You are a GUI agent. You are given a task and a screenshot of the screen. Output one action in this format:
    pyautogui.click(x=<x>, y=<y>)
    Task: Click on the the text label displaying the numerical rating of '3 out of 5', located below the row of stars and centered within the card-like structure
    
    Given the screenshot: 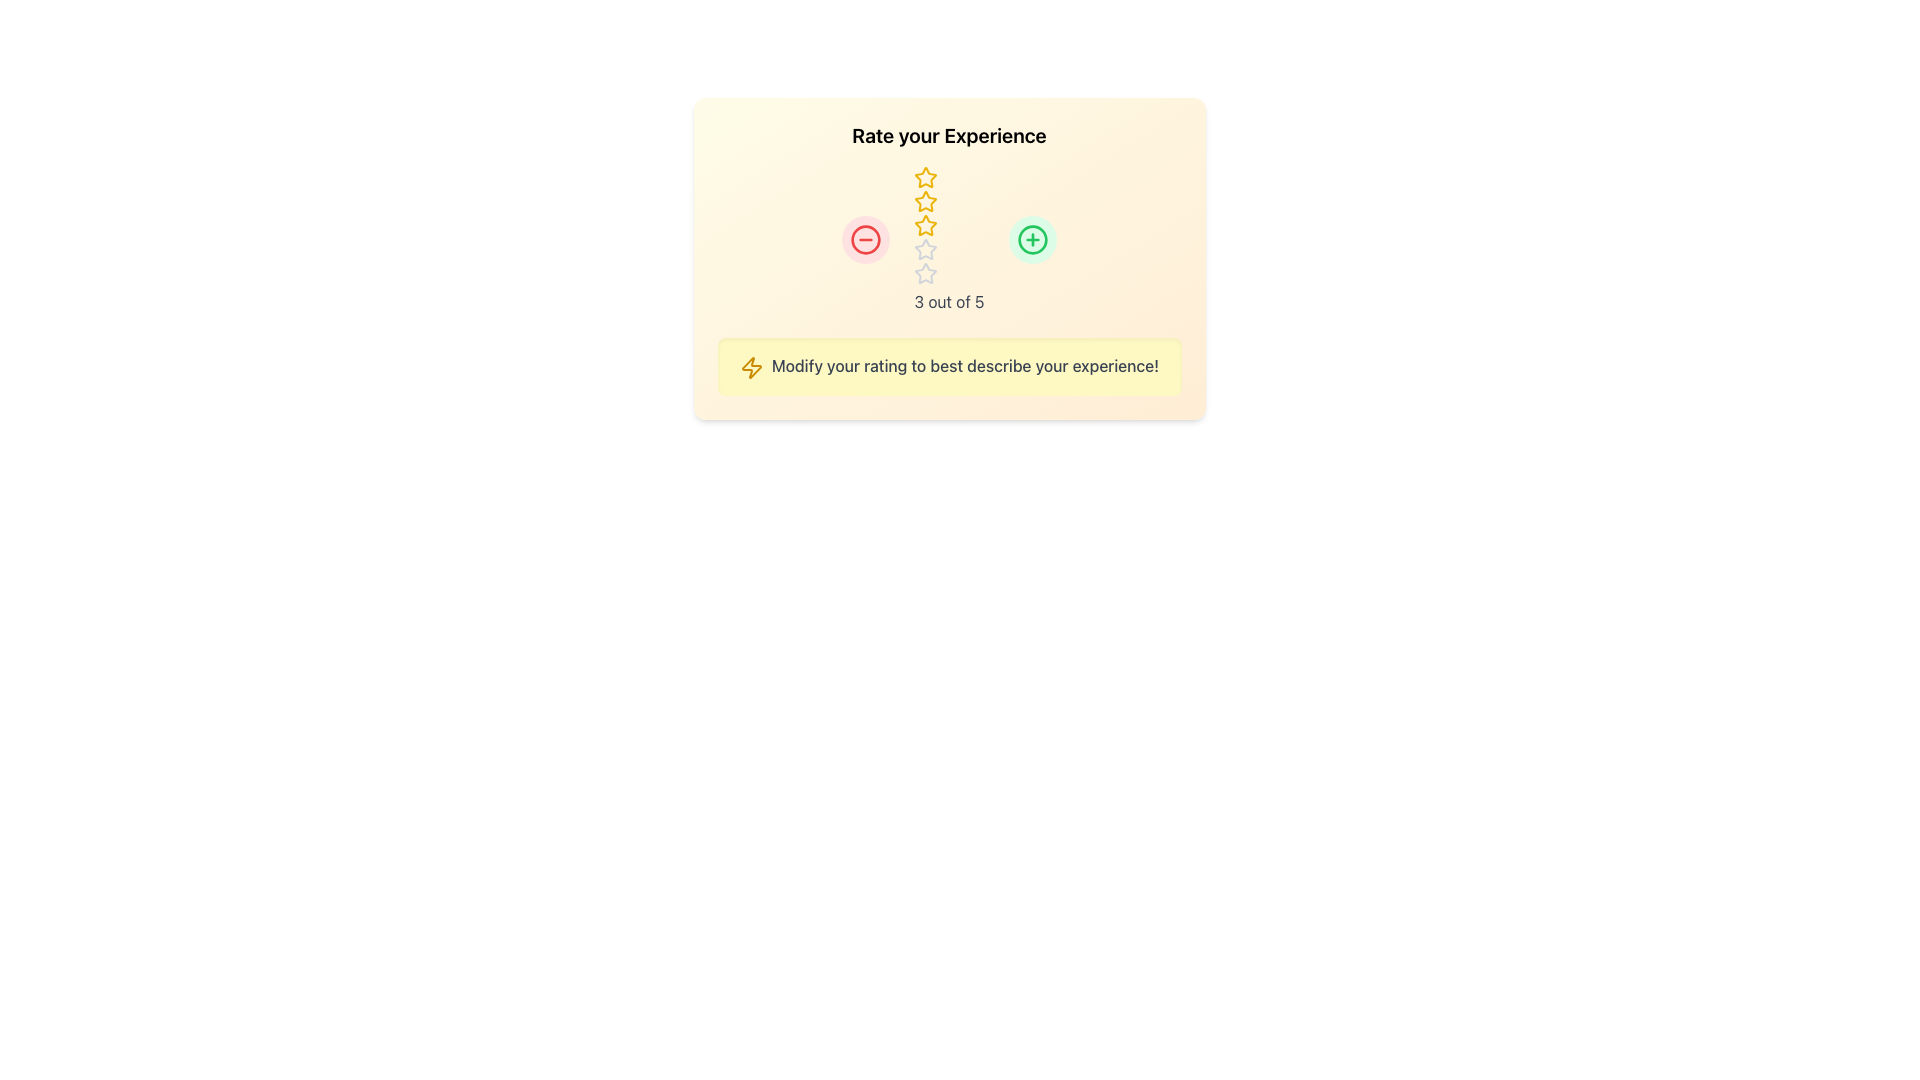 What is the action you would take?
    pyautogui.click(x=948, y=301)
    